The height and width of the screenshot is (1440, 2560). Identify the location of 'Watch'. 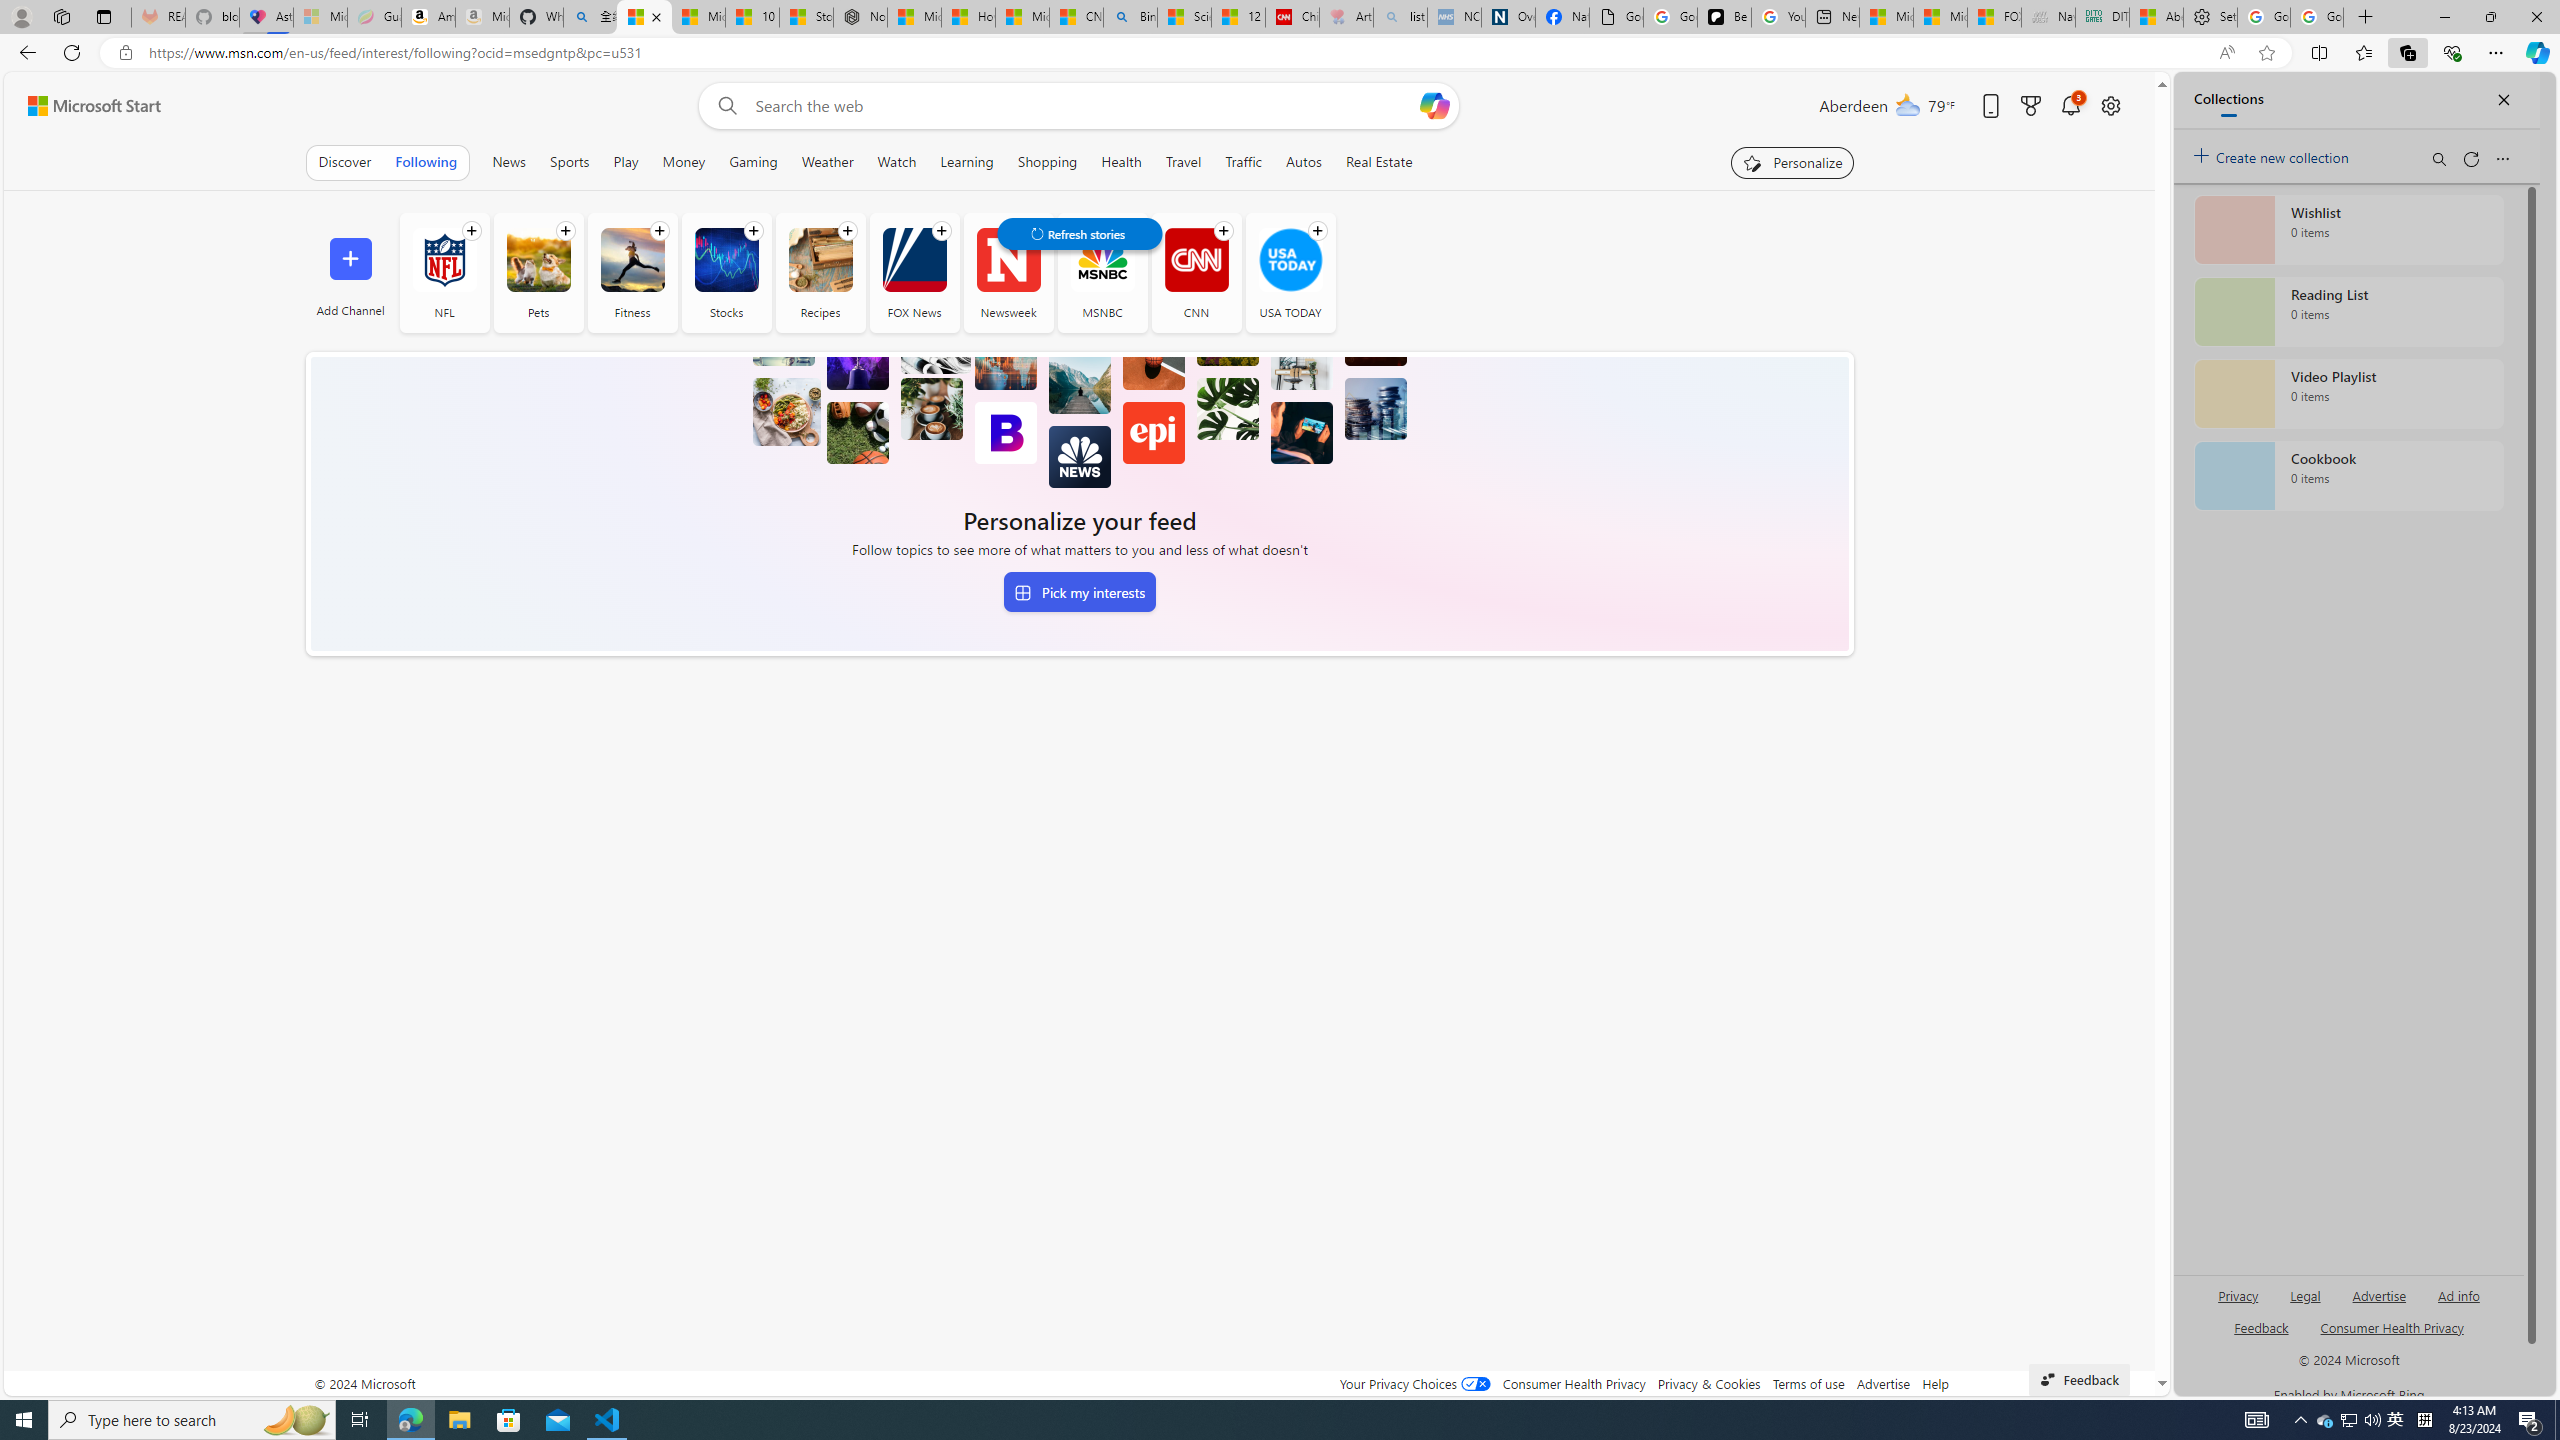
(896, 161).